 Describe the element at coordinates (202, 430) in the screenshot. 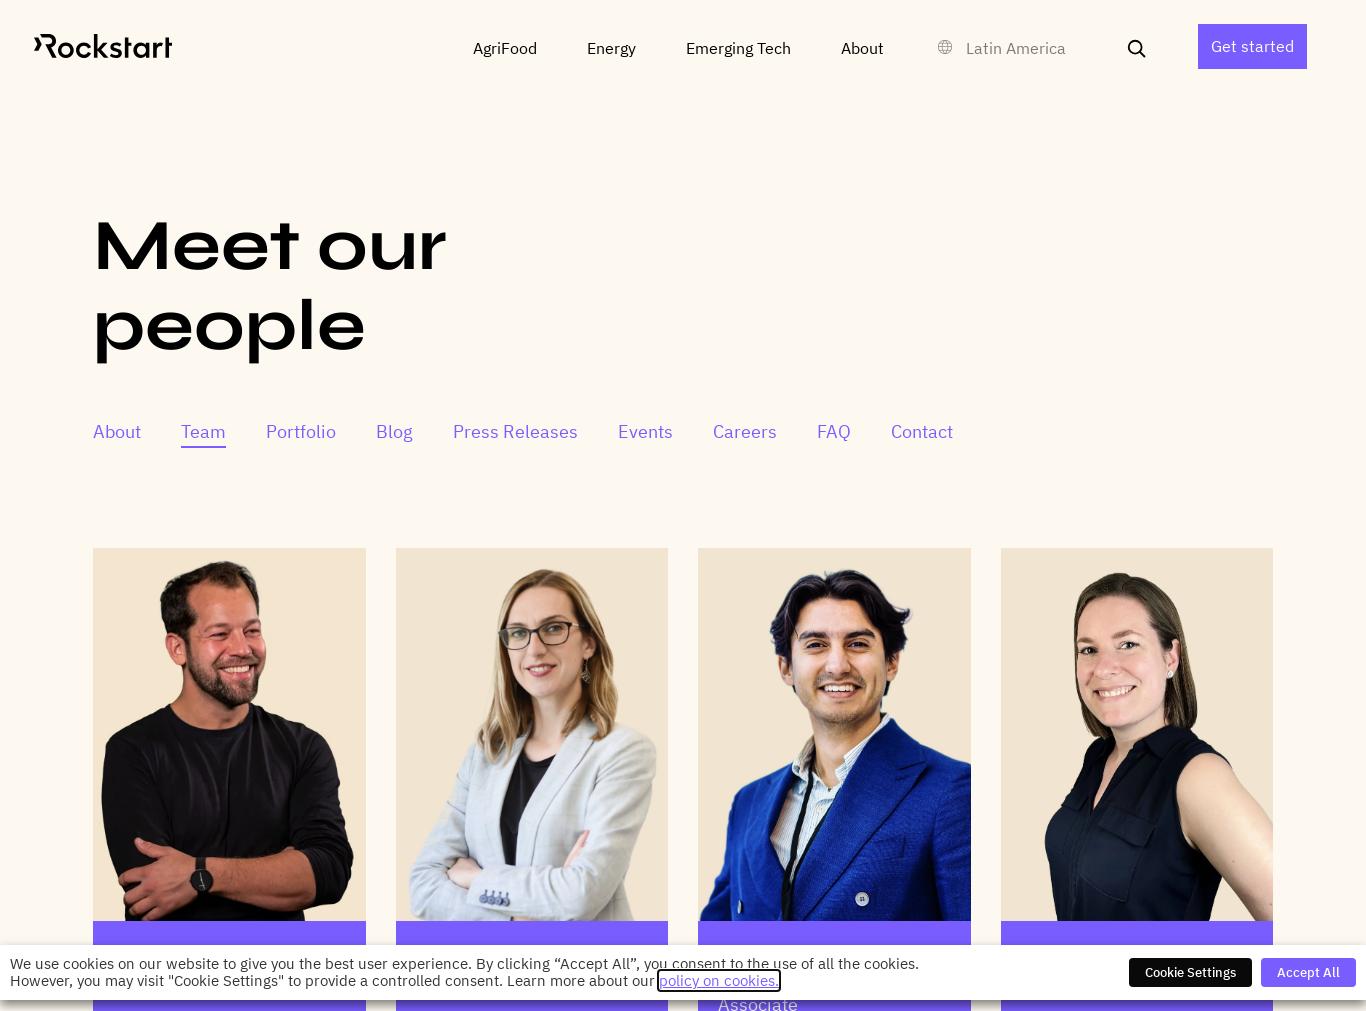

I see `'Team'` at that location.